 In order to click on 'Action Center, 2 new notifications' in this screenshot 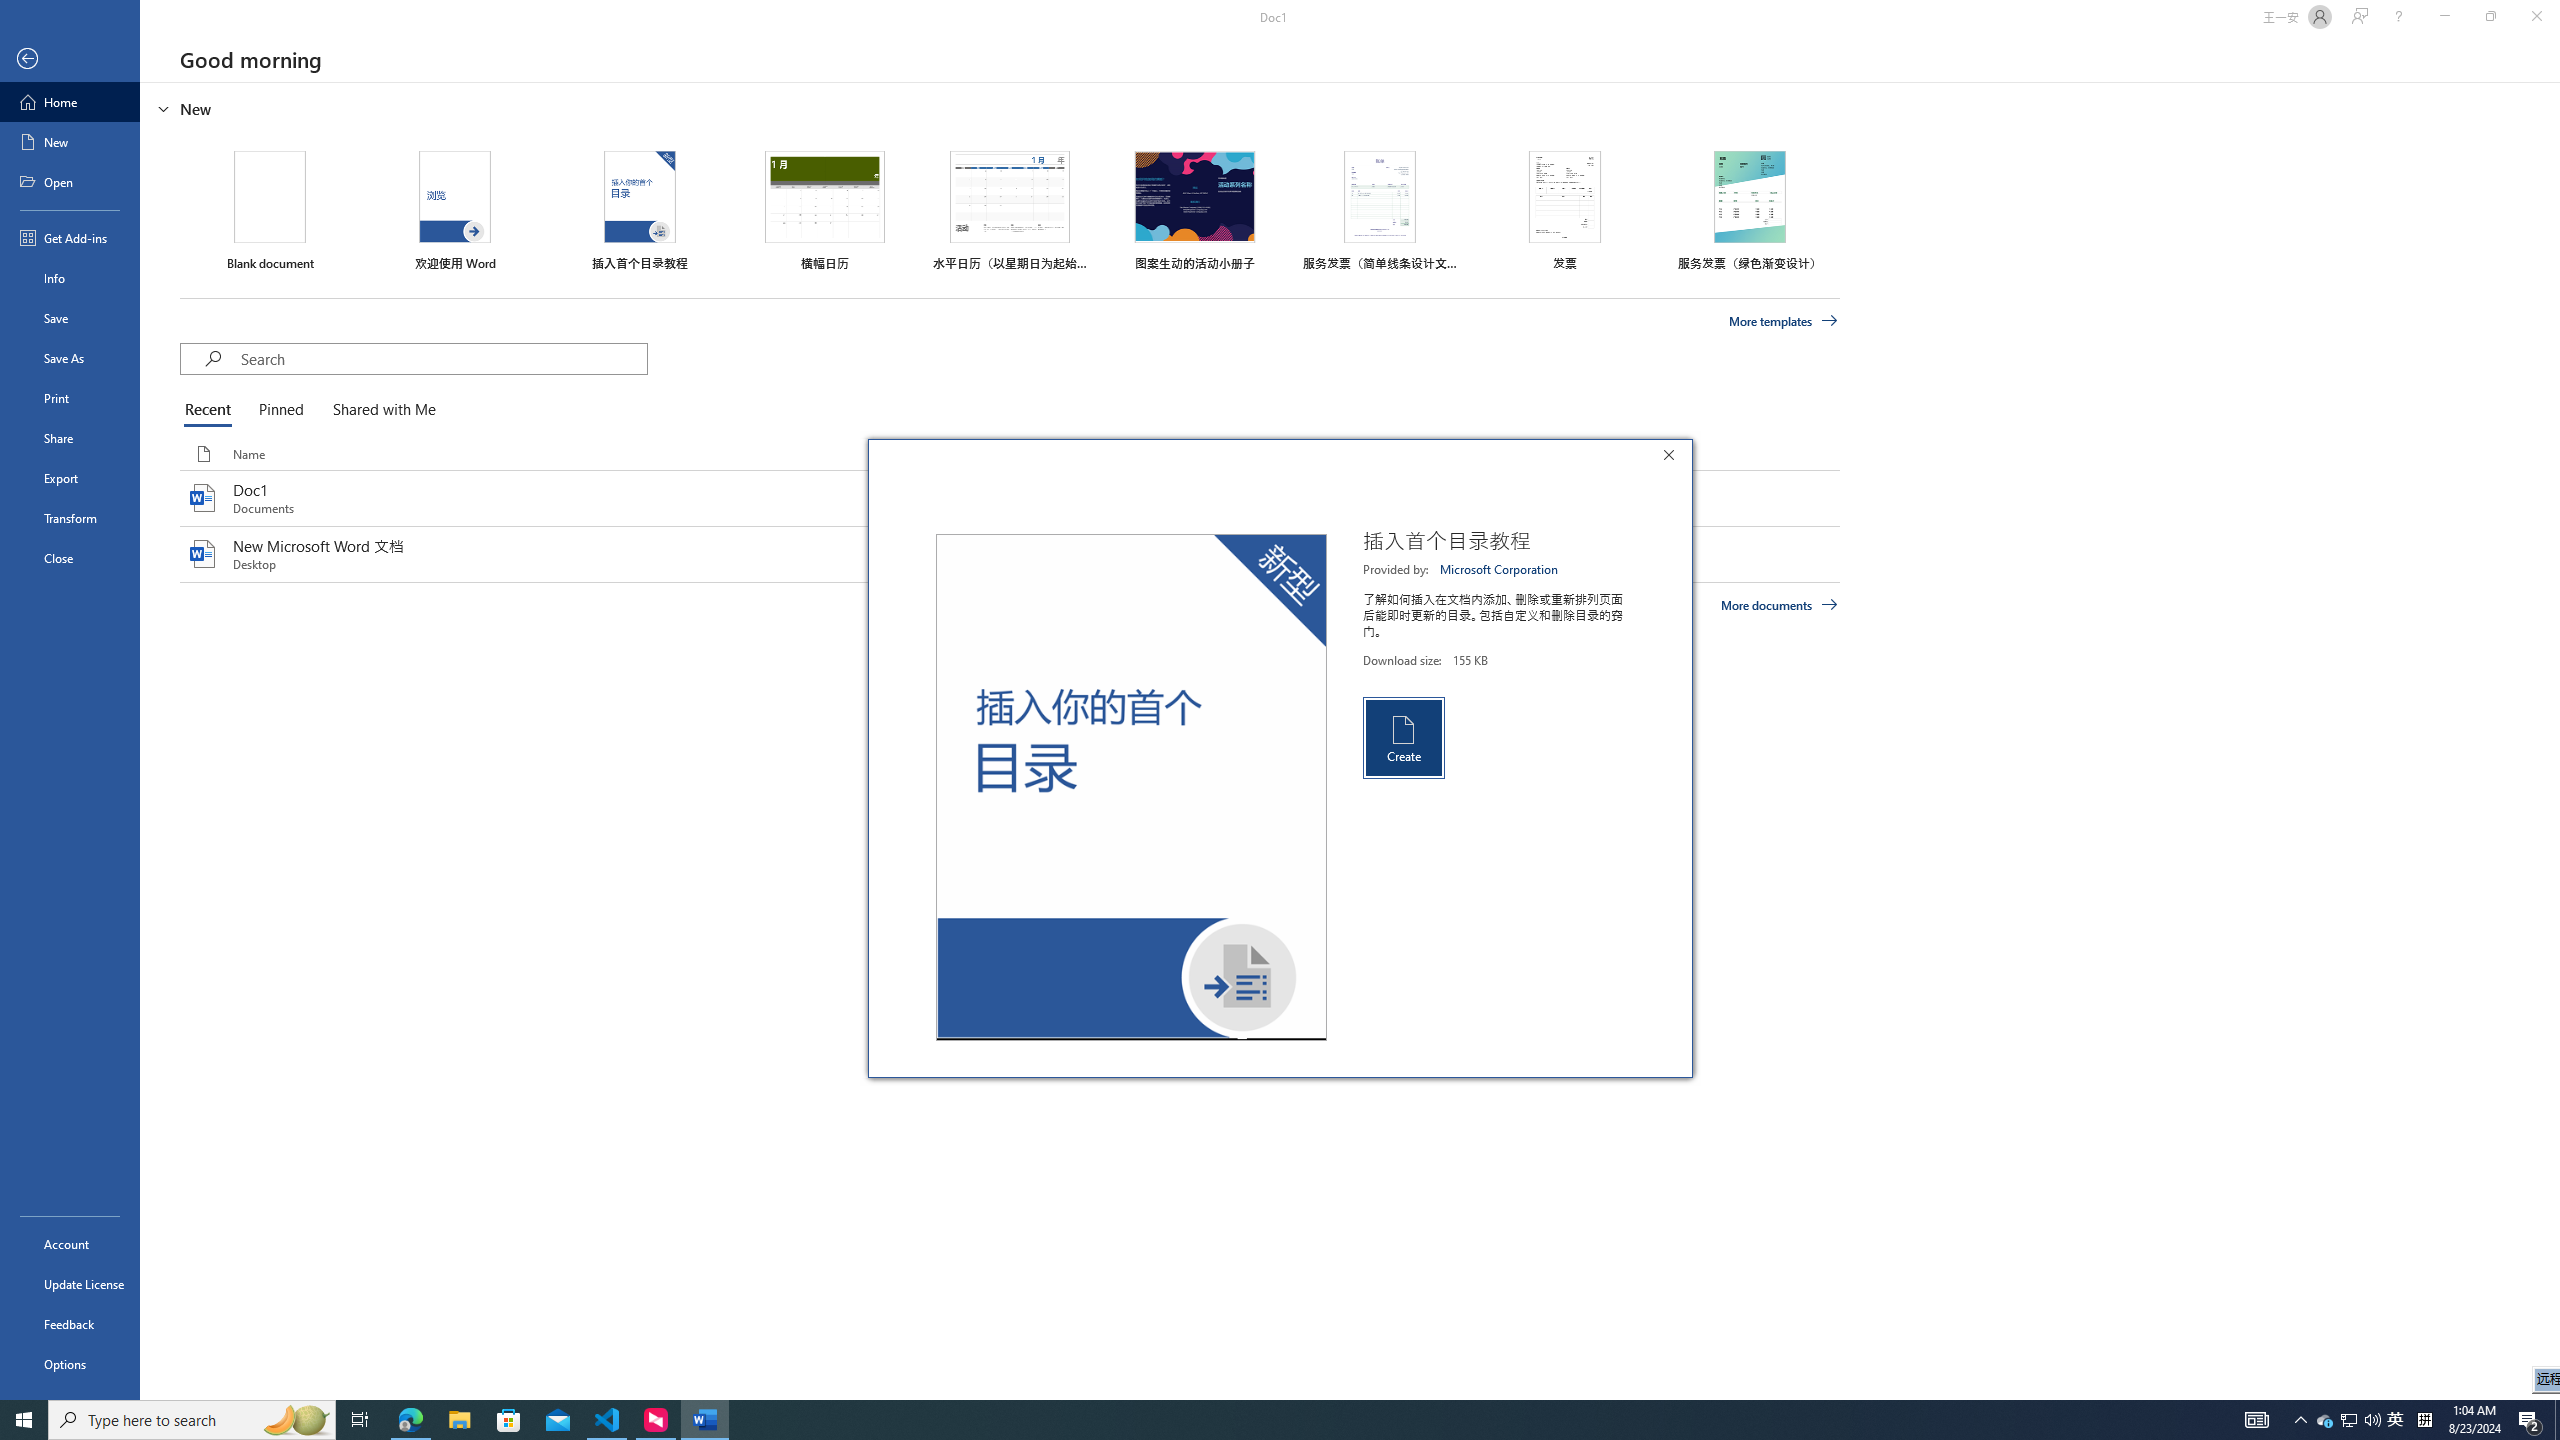, I will do `click(2530, 1418)`.